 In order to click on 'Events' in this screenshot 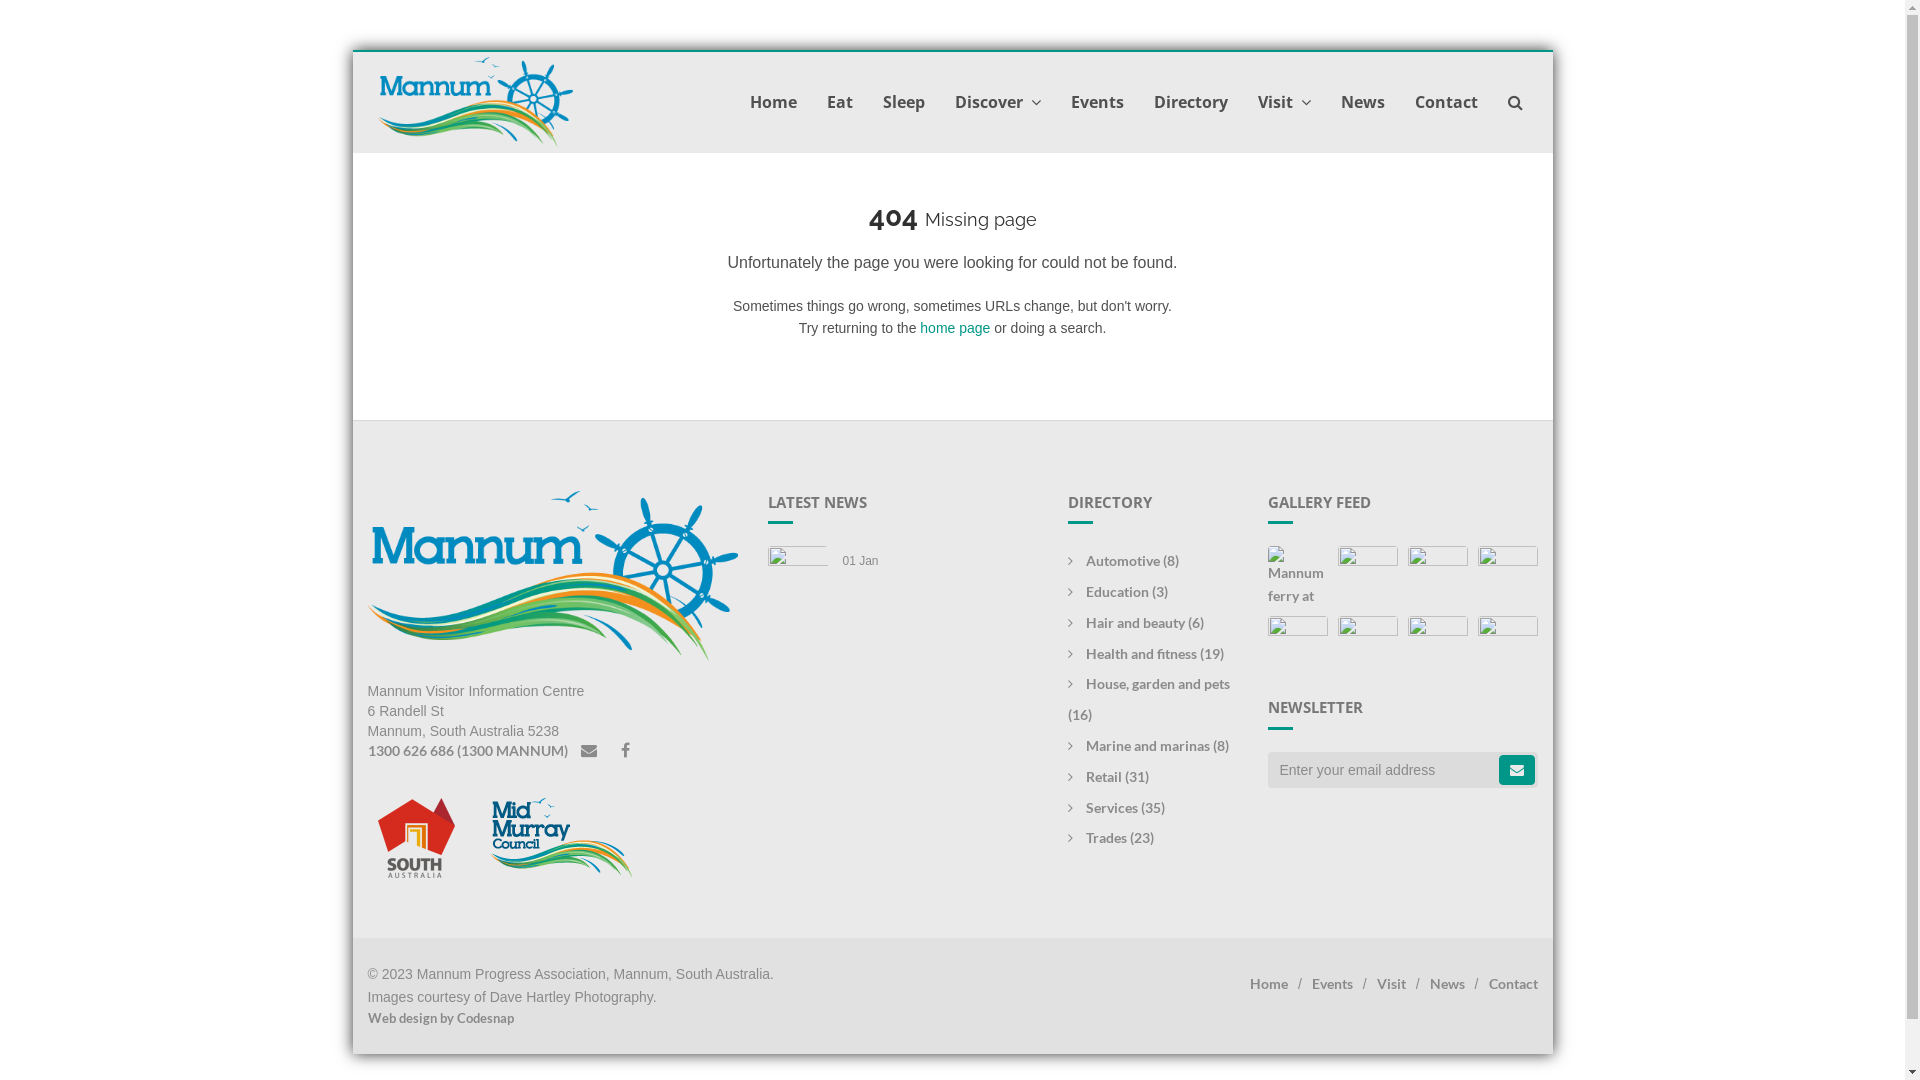, I will do `click(1332, 982)`.